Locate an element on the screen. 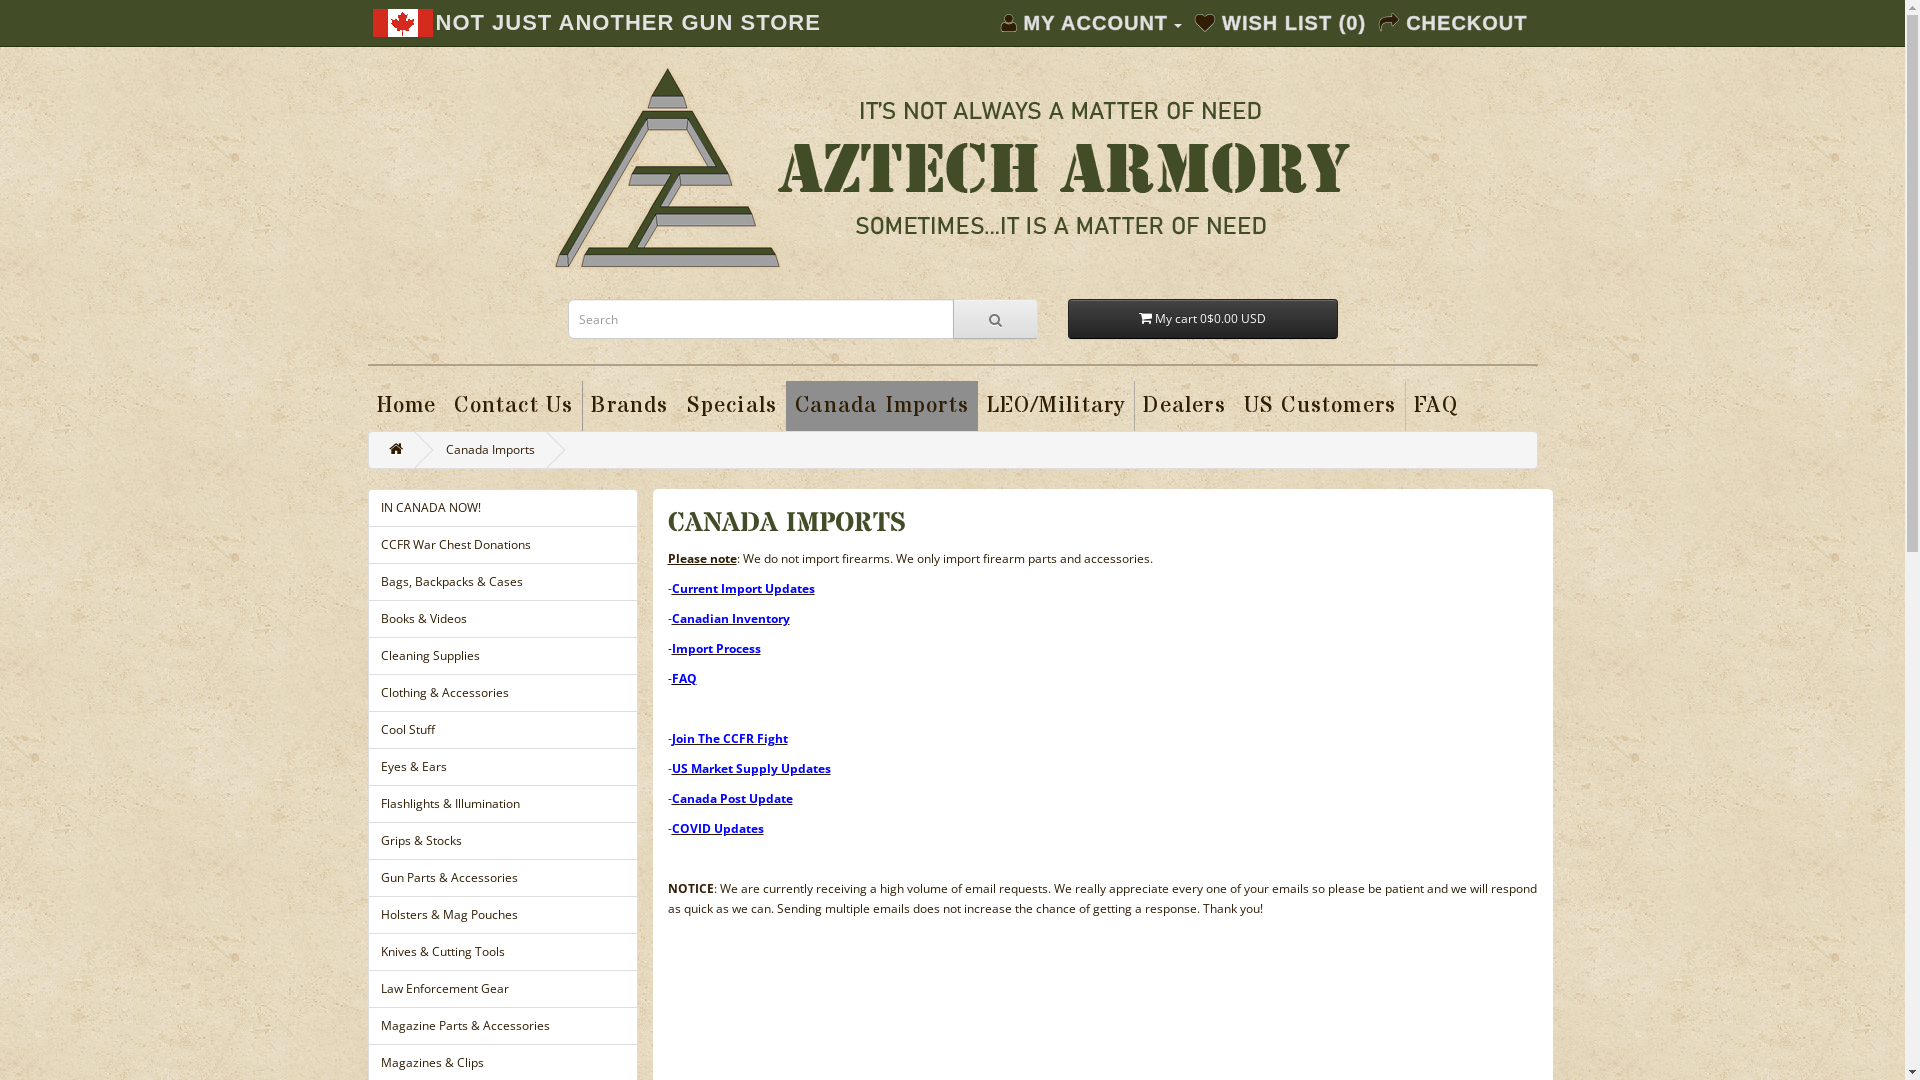  'My cart 0$0.00 USD' is located at coordinates (1202, 318).